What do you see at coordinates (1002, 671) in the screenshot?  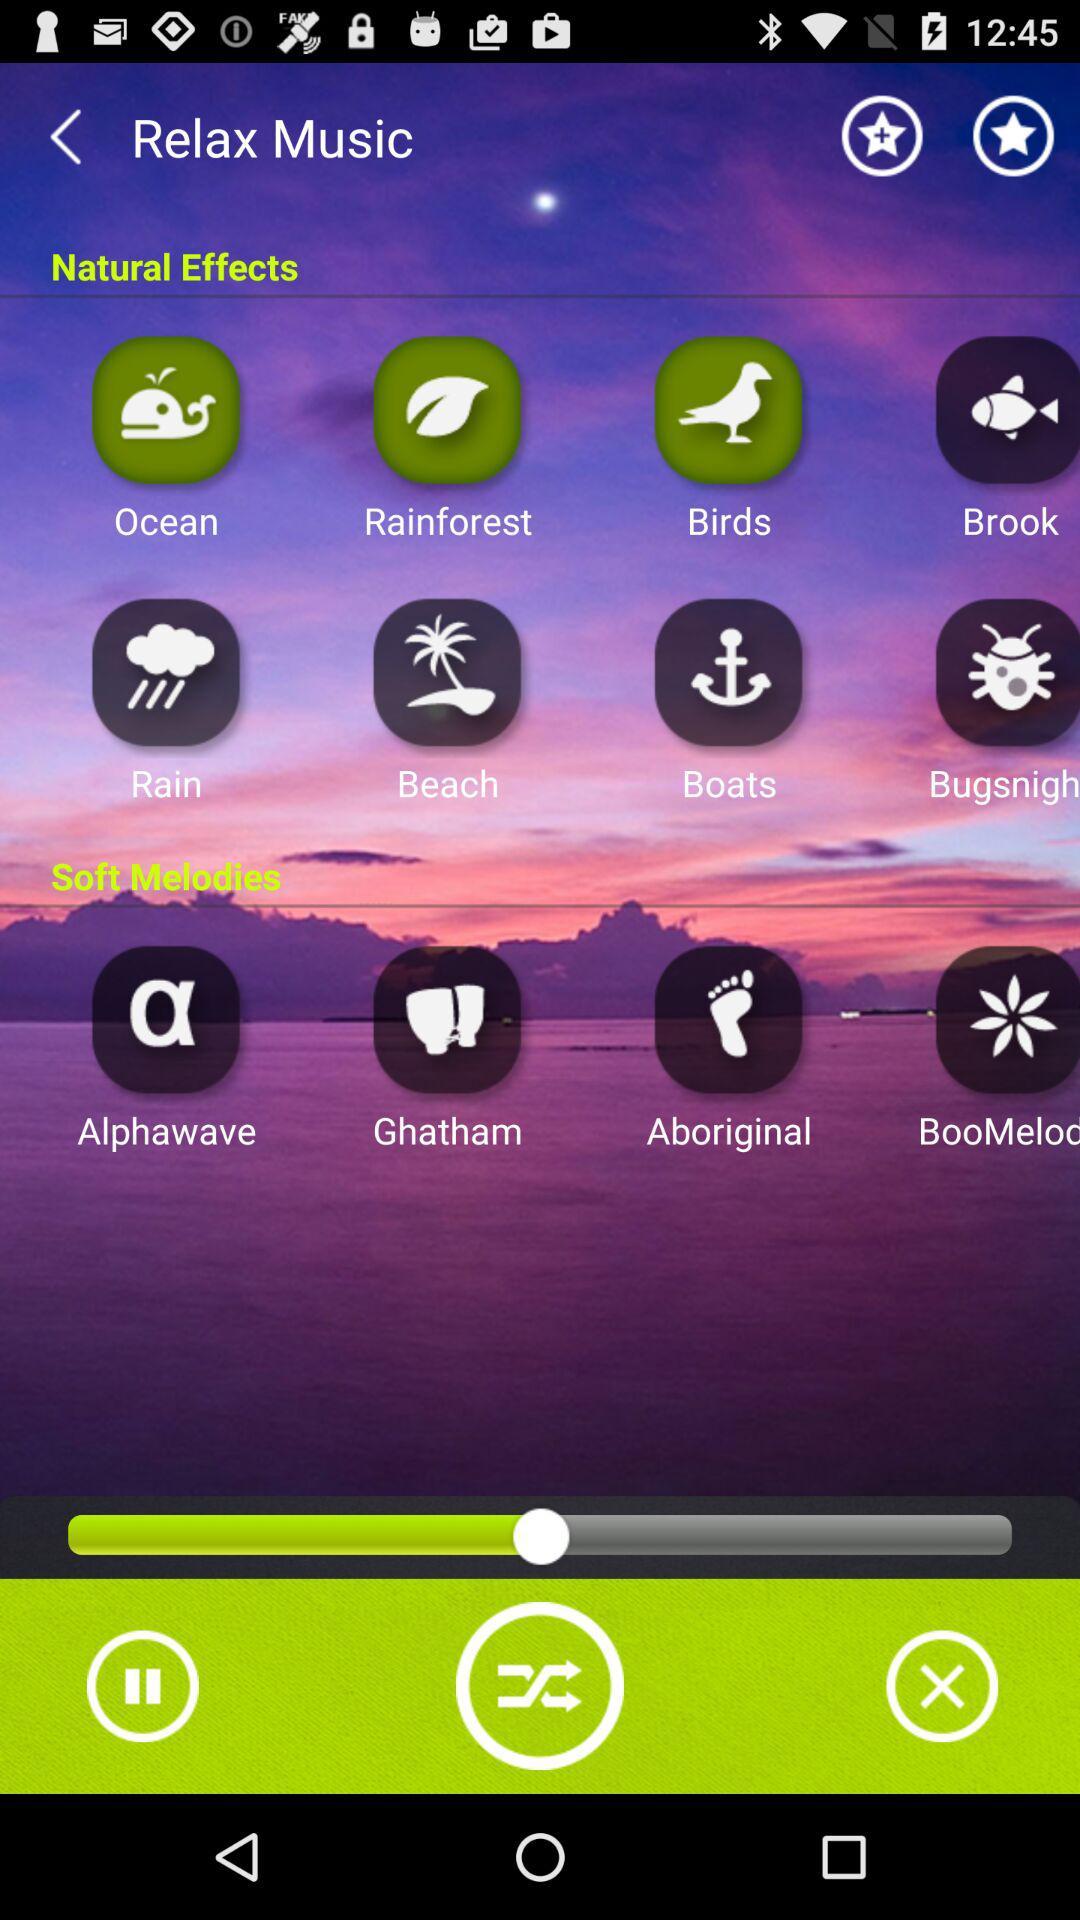 I see `bugsnight button` at bounding box center [1002, 671].